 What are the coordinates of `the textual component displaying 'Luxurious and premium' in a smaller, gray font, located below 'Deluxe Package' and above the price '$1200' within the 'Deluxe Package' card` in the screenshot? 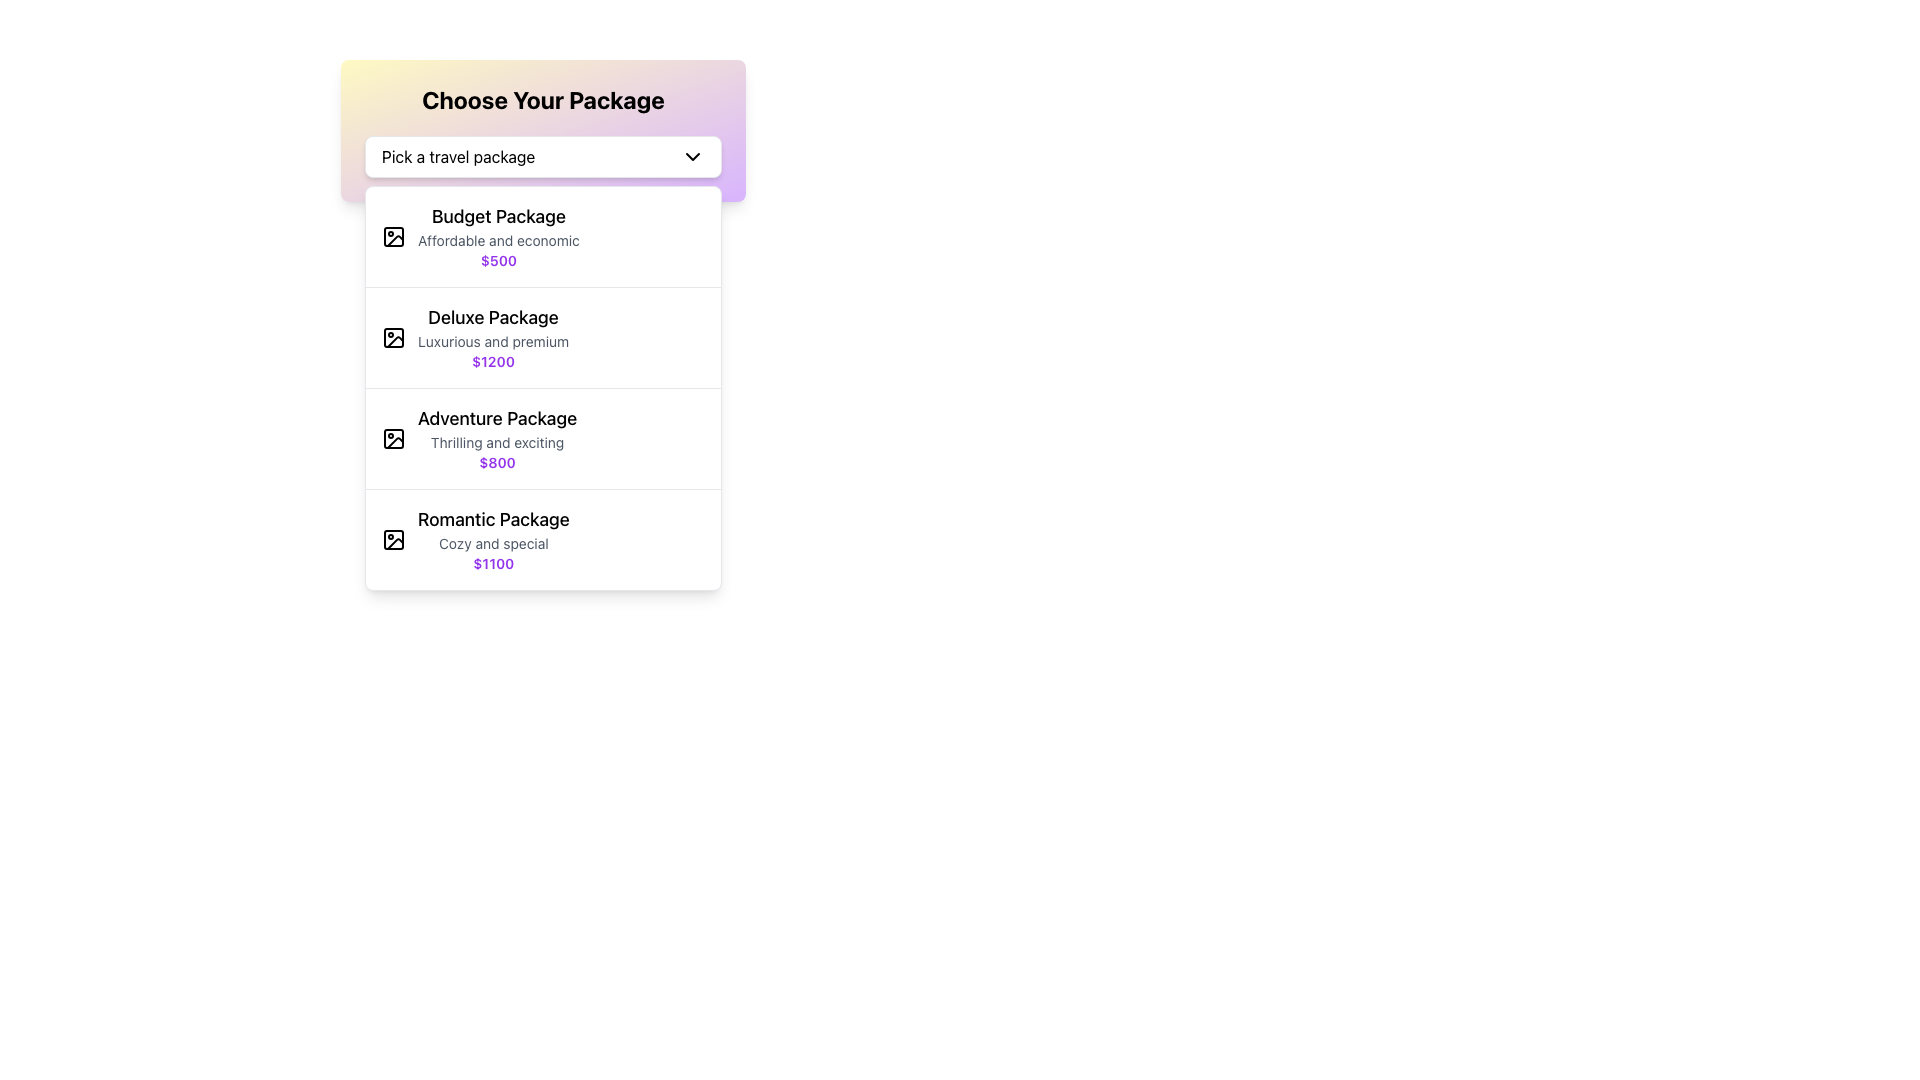 It's located at (493, 341).